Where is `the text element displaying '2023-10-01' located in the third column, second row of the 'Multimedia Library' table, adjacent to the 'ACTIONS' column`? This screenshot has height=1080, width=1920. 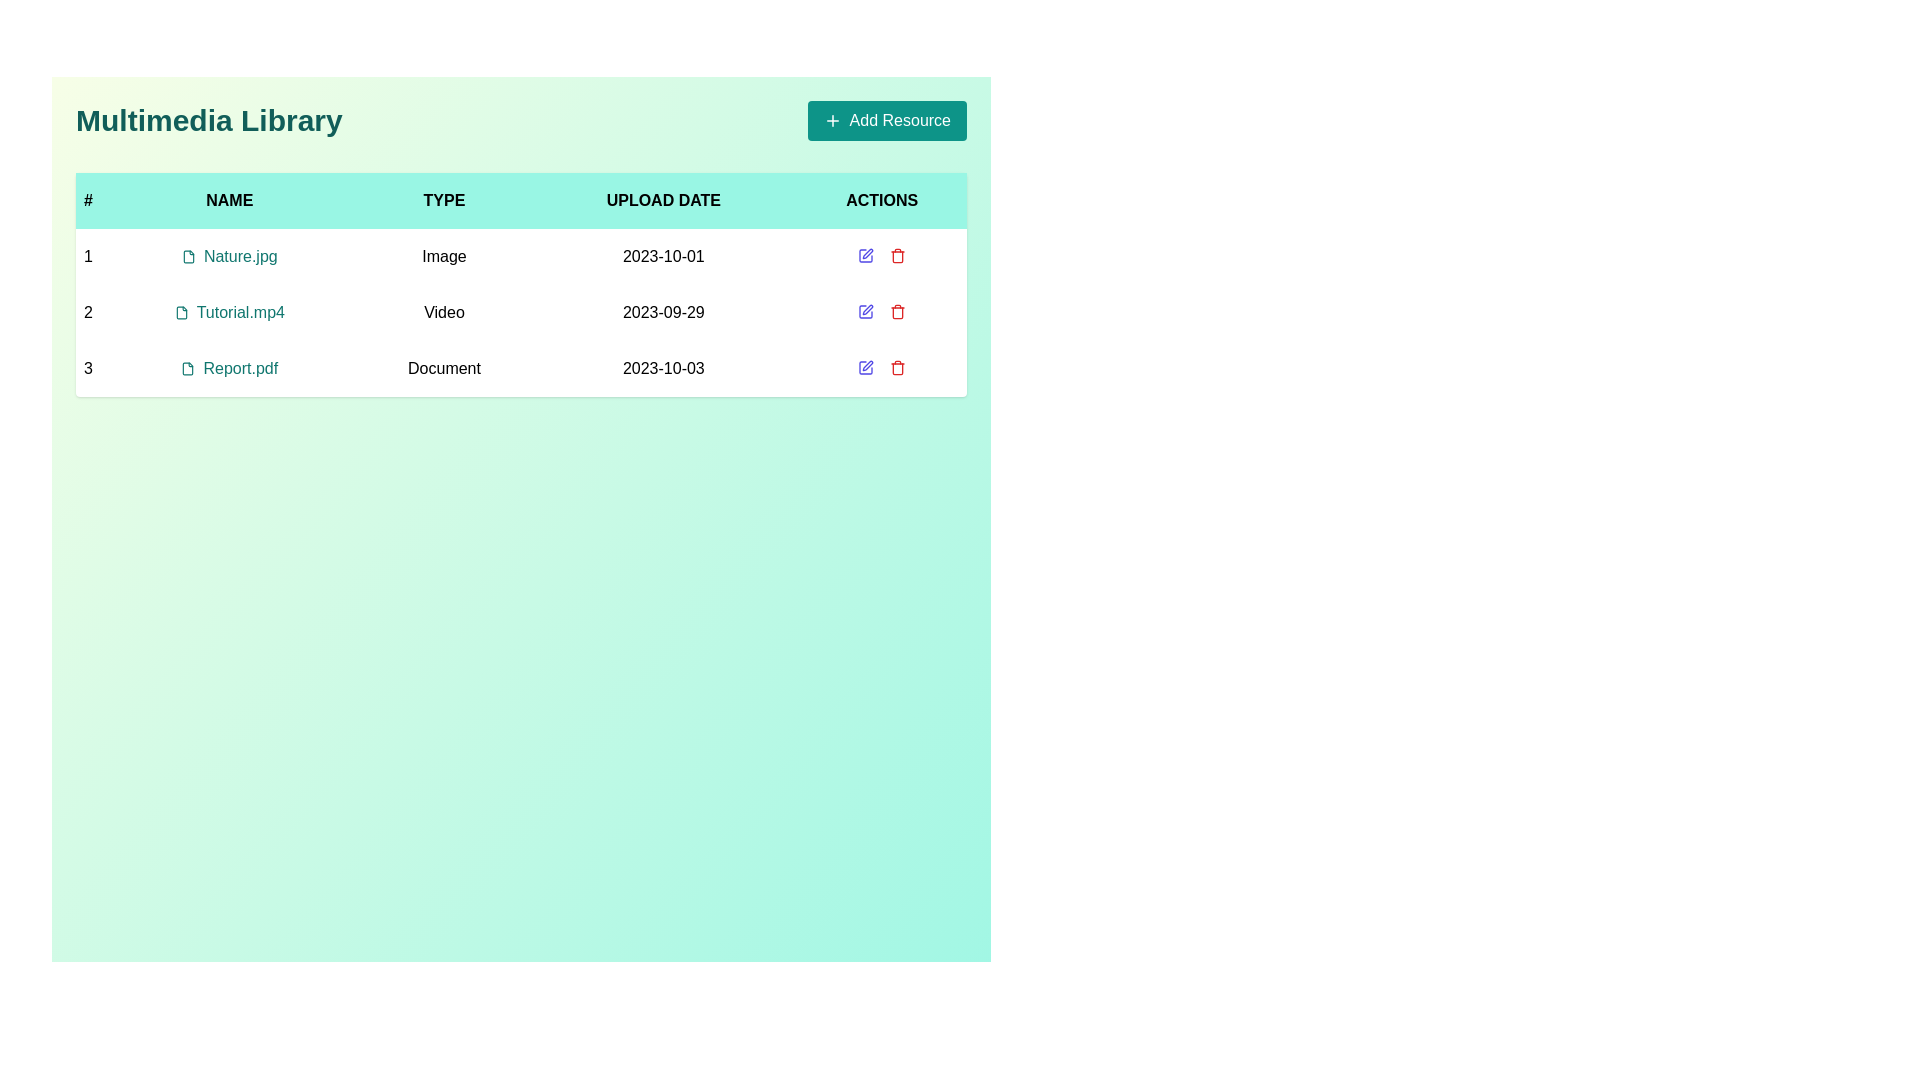 the text element displaying '2023-10-01' located in the third column, second row of the 'Multimedia Library' table, adjacent to the 'ACTIONS' column is located at coordinates (663, 256).